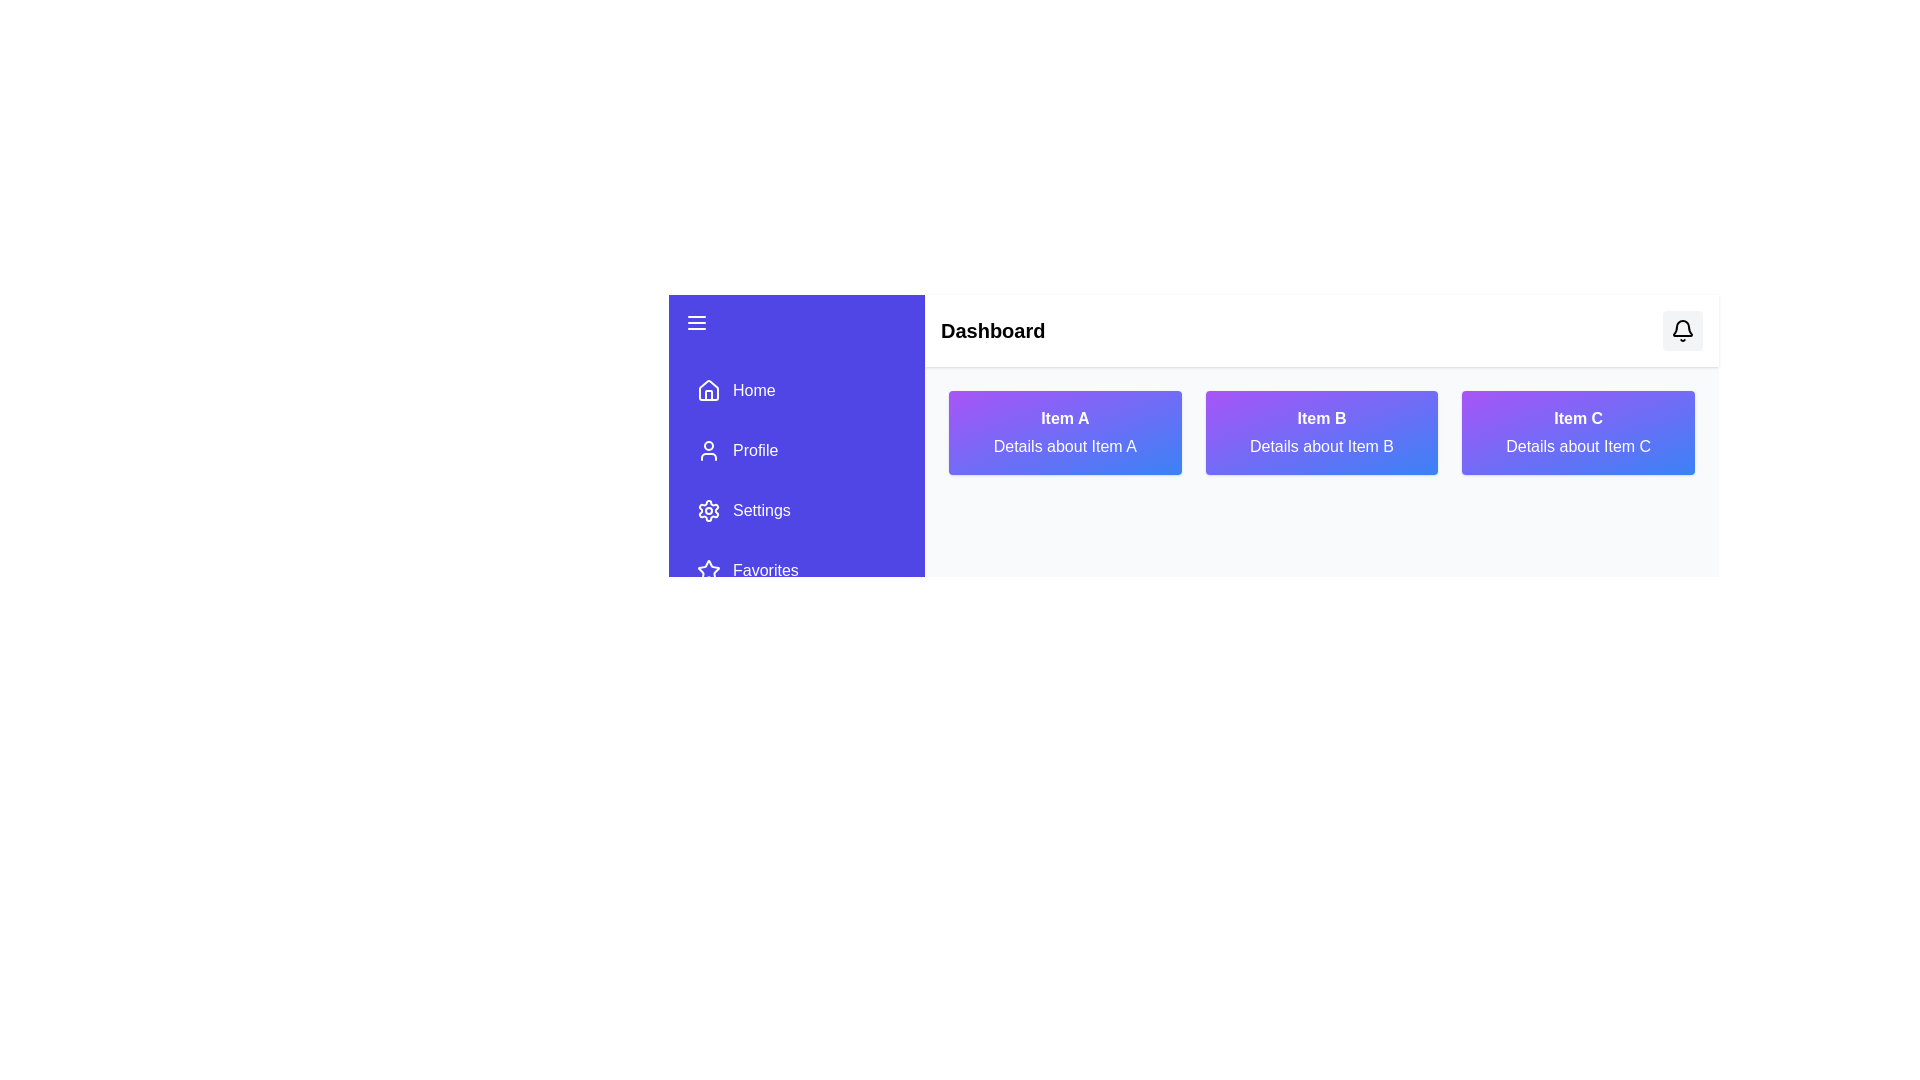  I want to click on the notification bell icon located at the top-right corner of the interface, so click(1682, 330).